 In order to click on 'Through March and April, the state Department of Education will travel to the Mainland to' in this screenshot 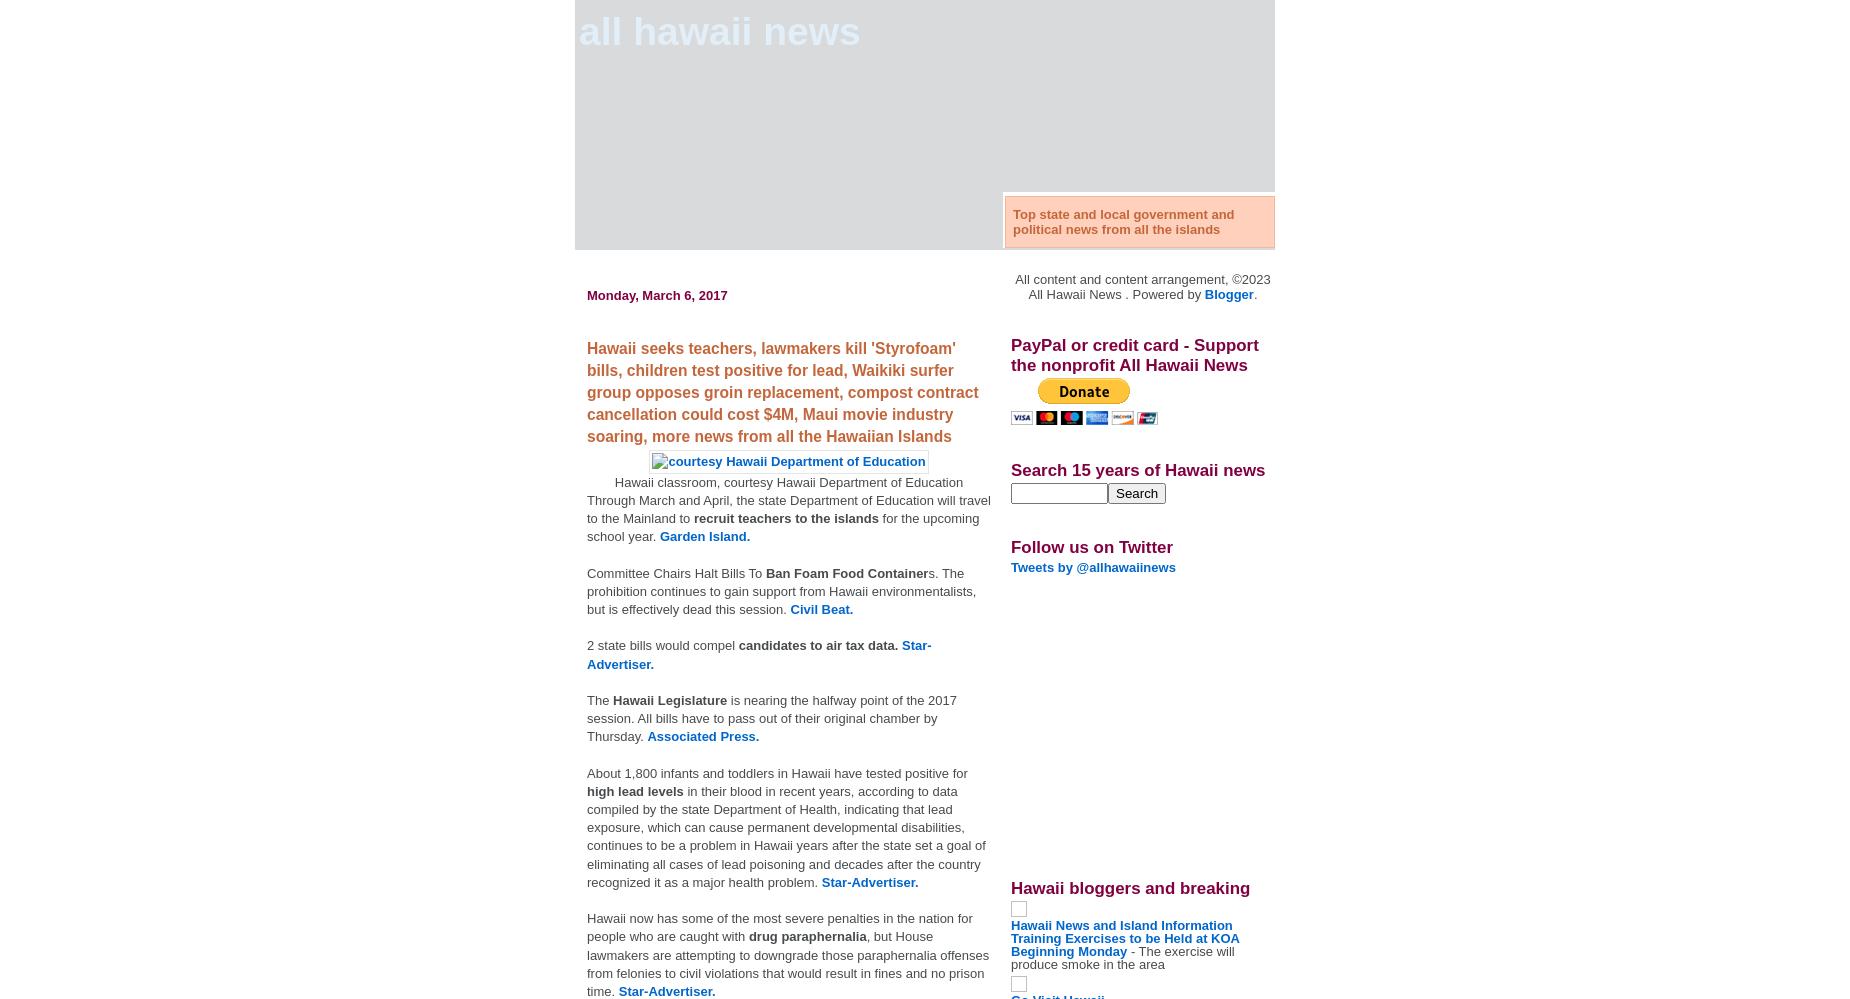, I will do `click(788, 507)`.